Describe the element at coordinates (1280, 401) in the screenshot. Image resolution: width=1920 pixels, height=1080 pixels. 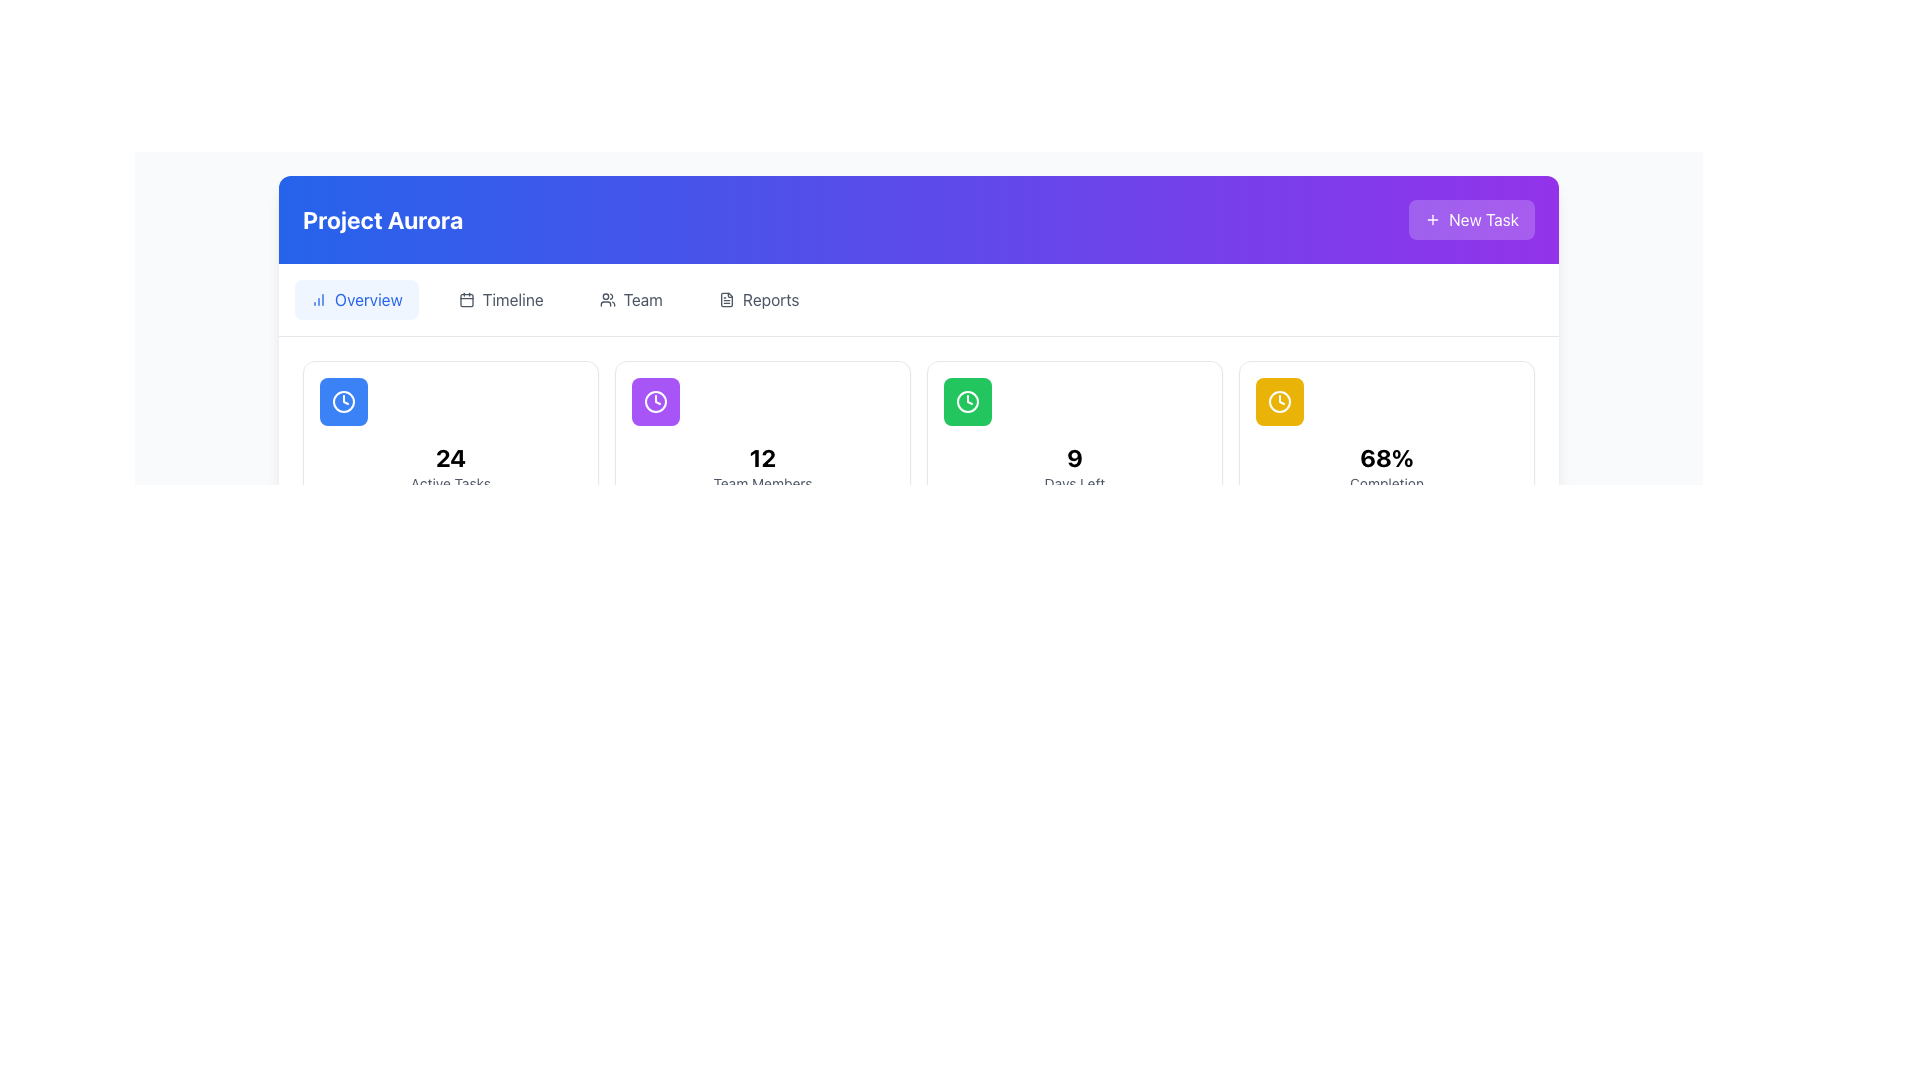
I see `the icon with a background located at the top-left corner of the card labeled '68% Completion', which visually represents a metric related to time or progress` at that location.